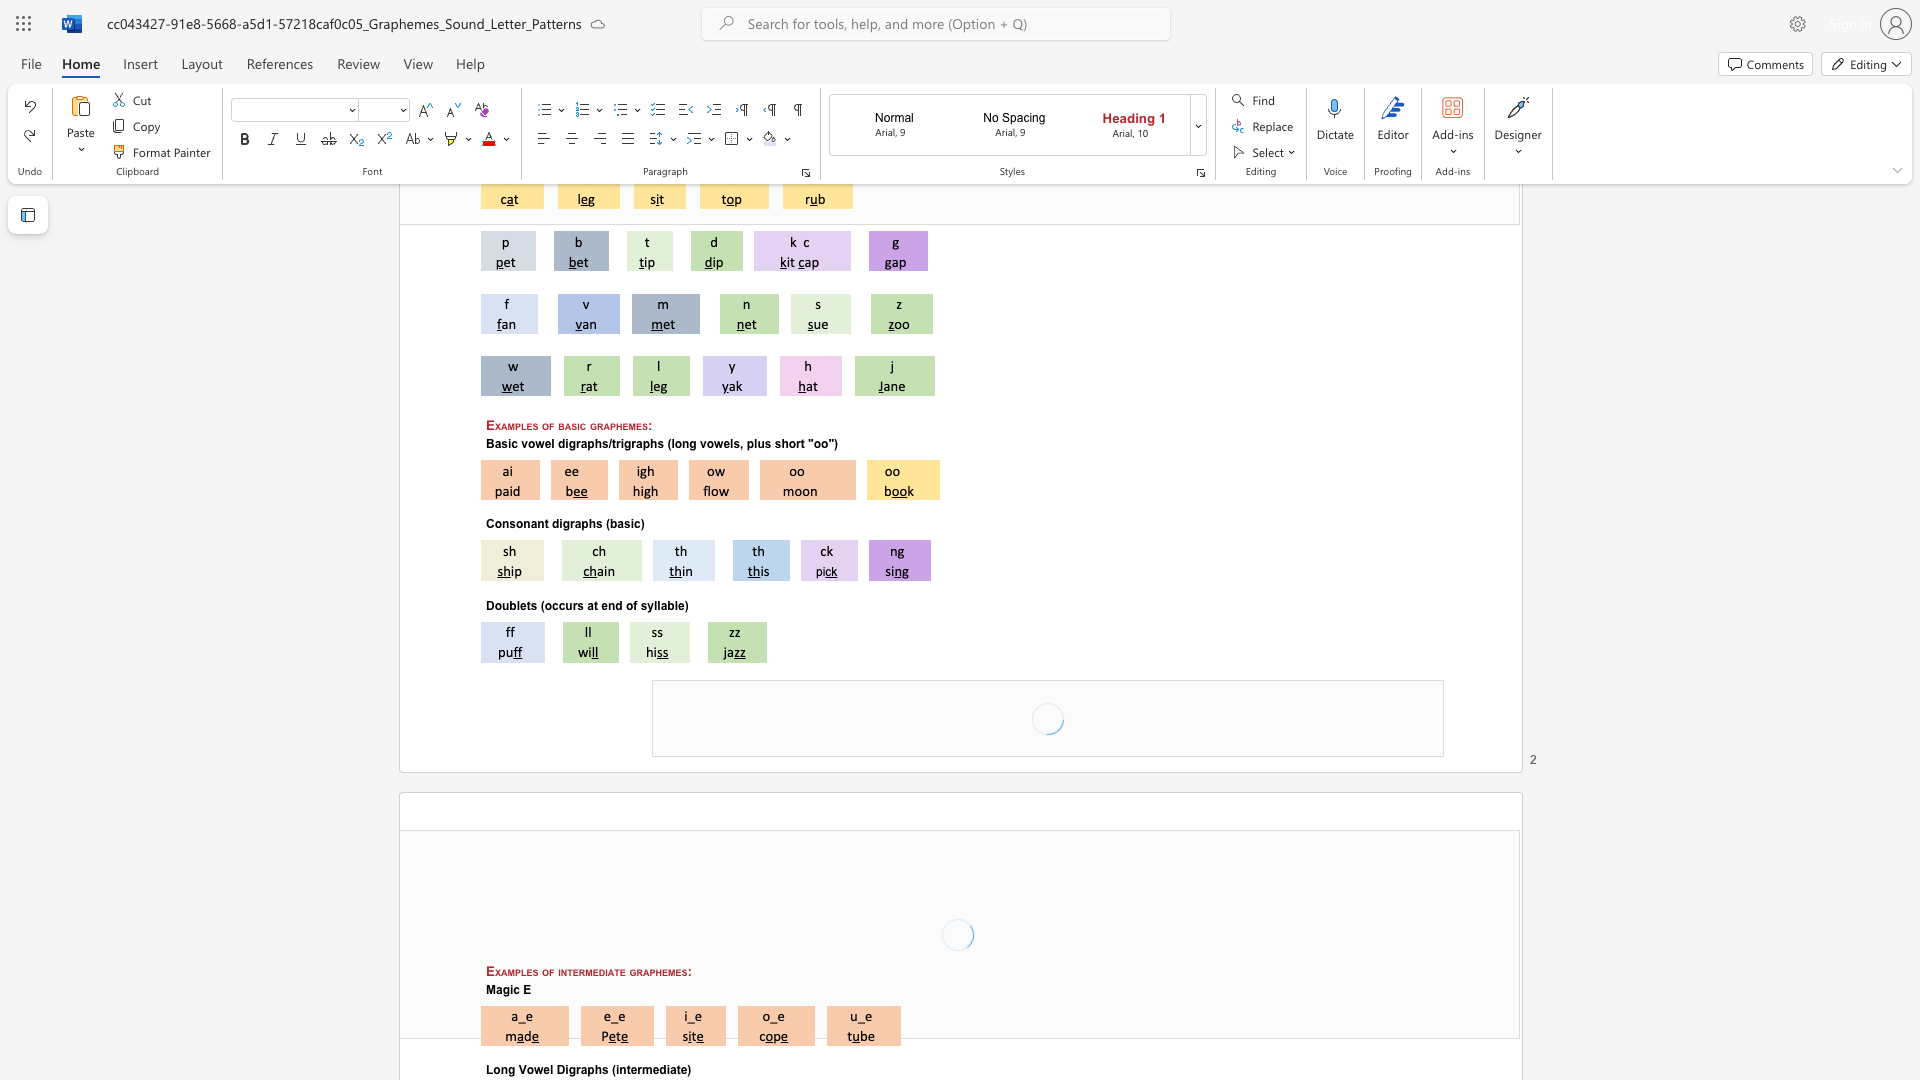  I want to click on the space between the continuous character "i" and "a" in the text, so click(607, 970).